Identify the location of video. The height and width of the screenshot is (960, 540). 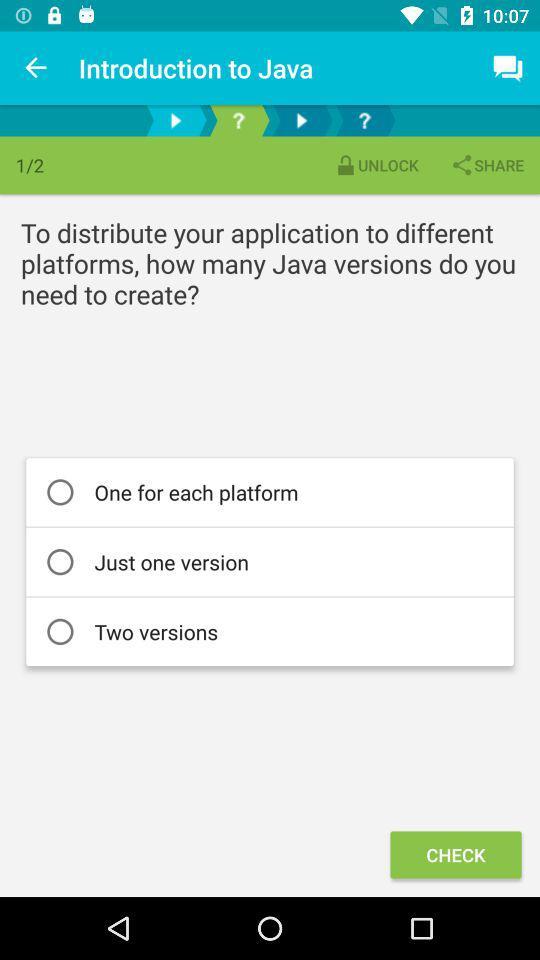
(175, 120).